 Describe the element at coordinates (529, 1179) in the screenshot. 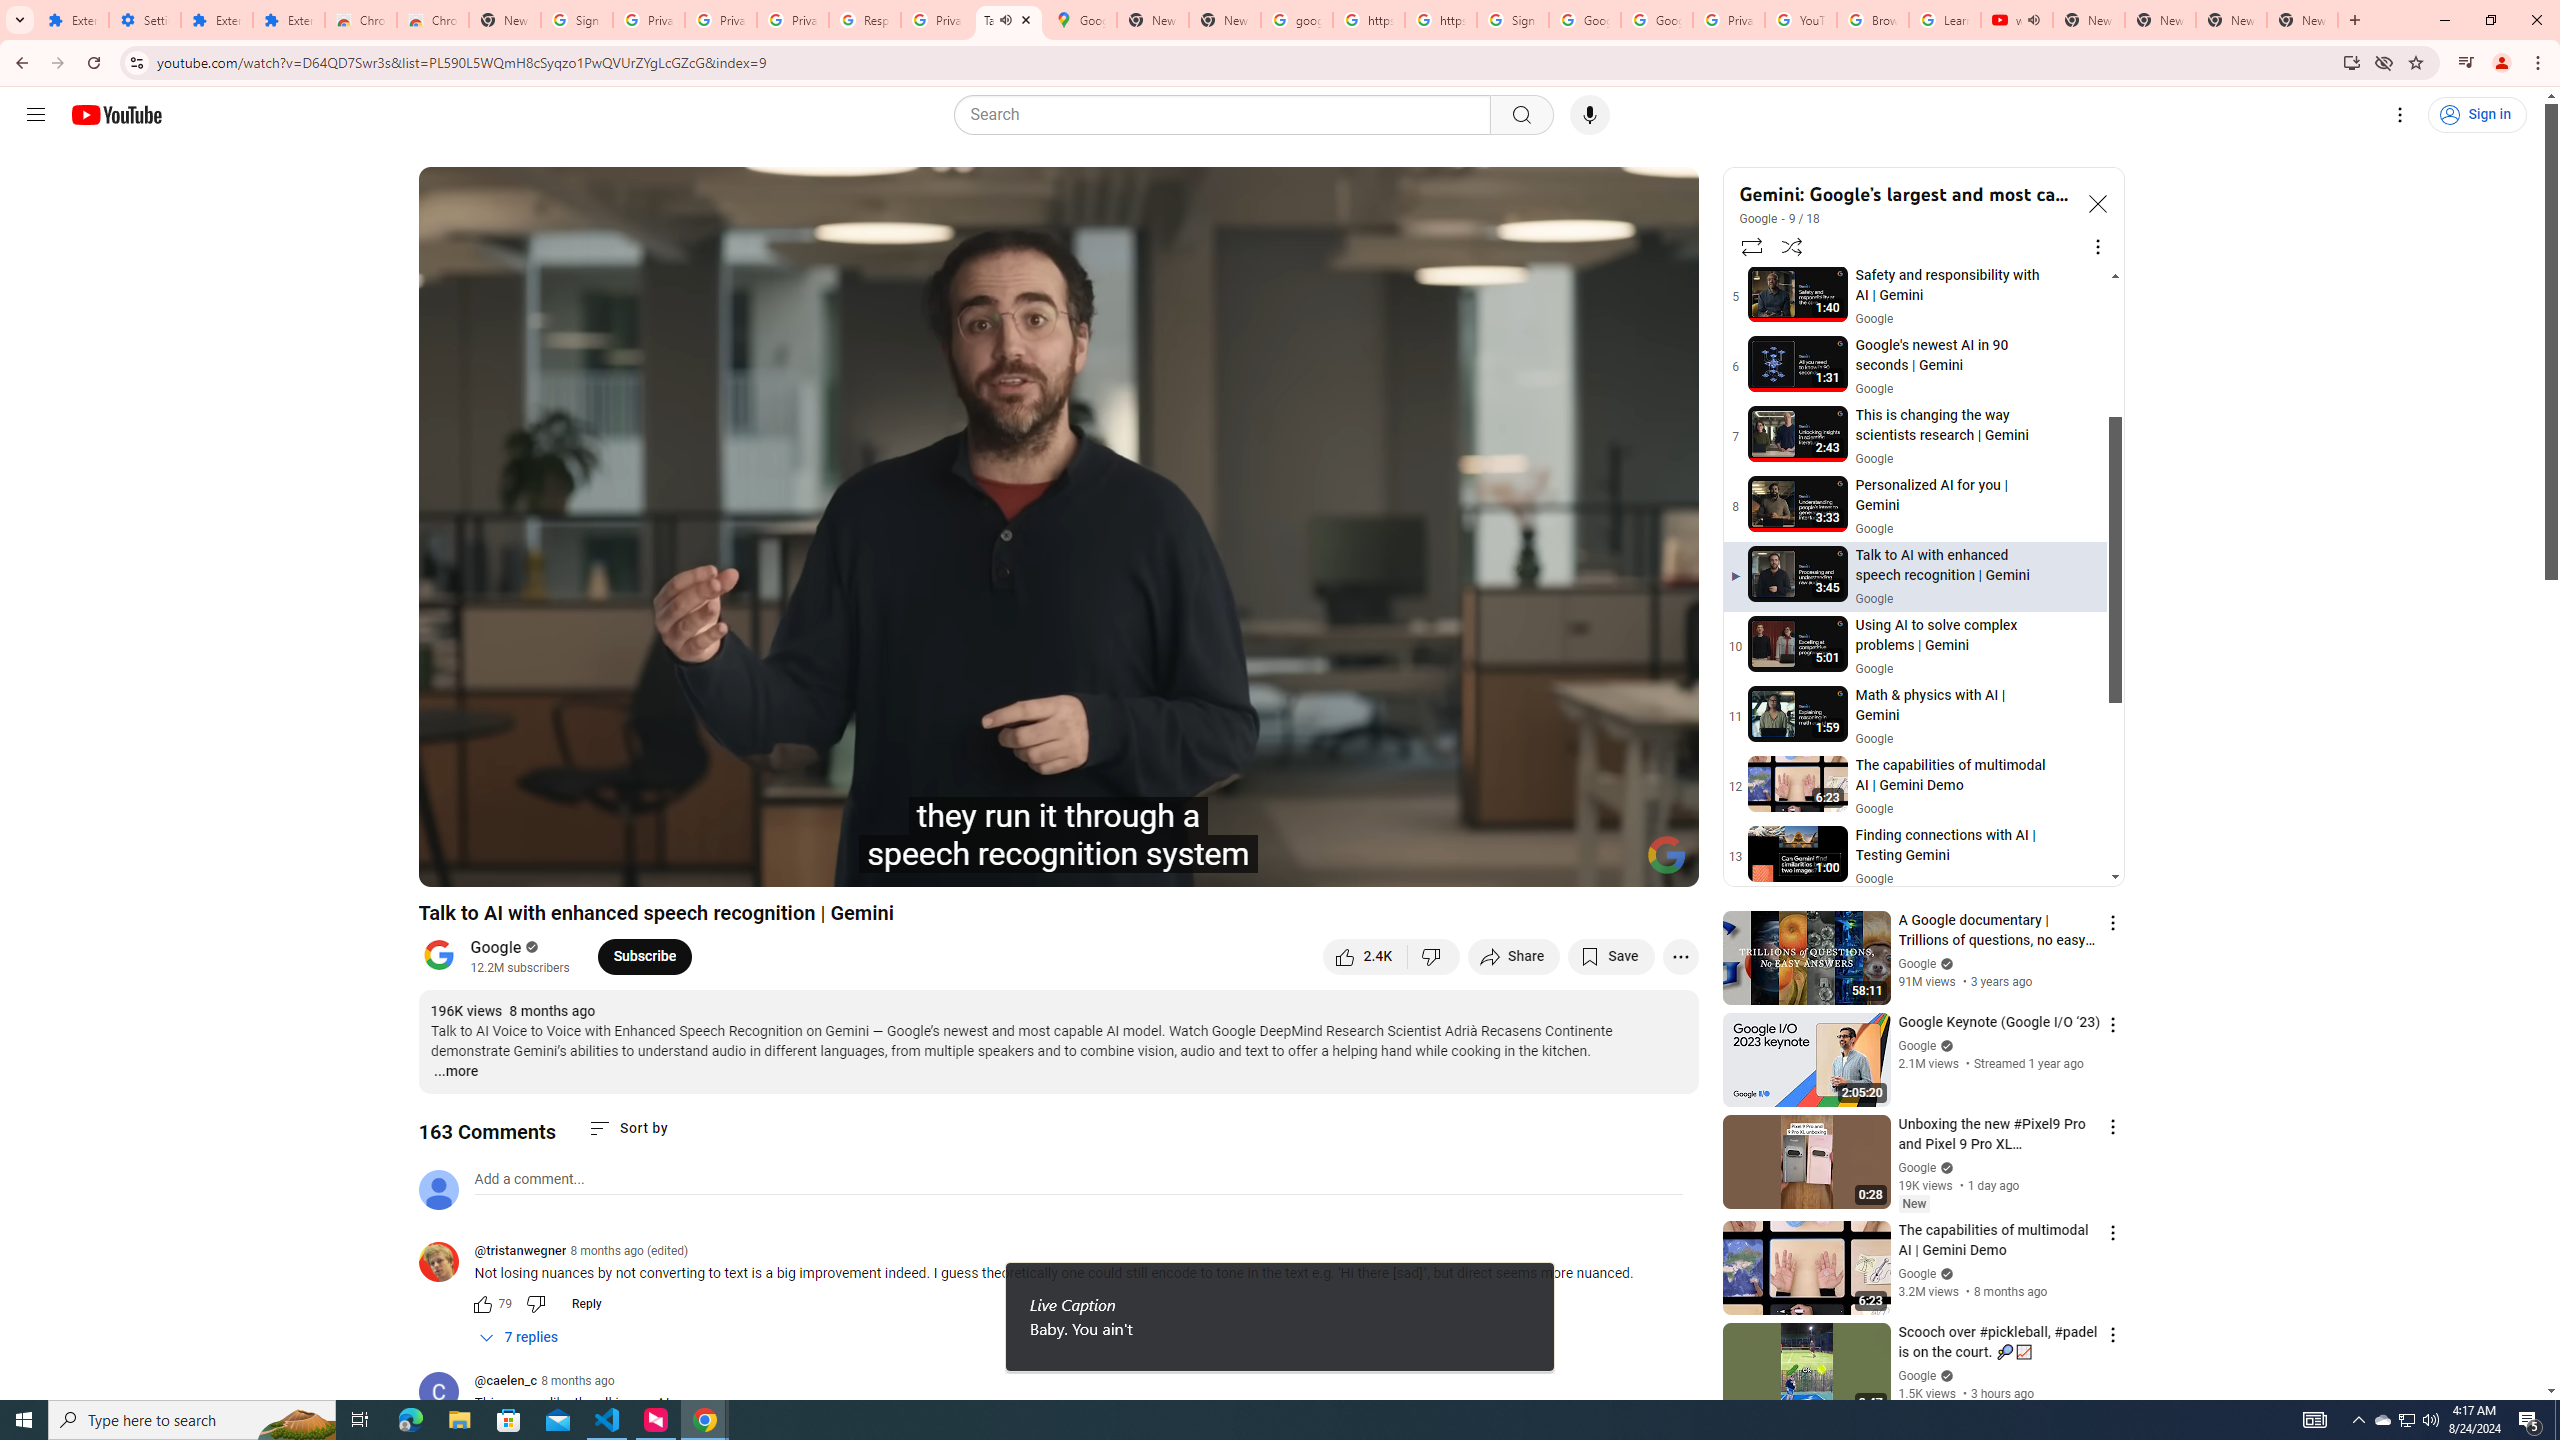

I see `'AutomationID: simplebox-placeholder'` at that location.